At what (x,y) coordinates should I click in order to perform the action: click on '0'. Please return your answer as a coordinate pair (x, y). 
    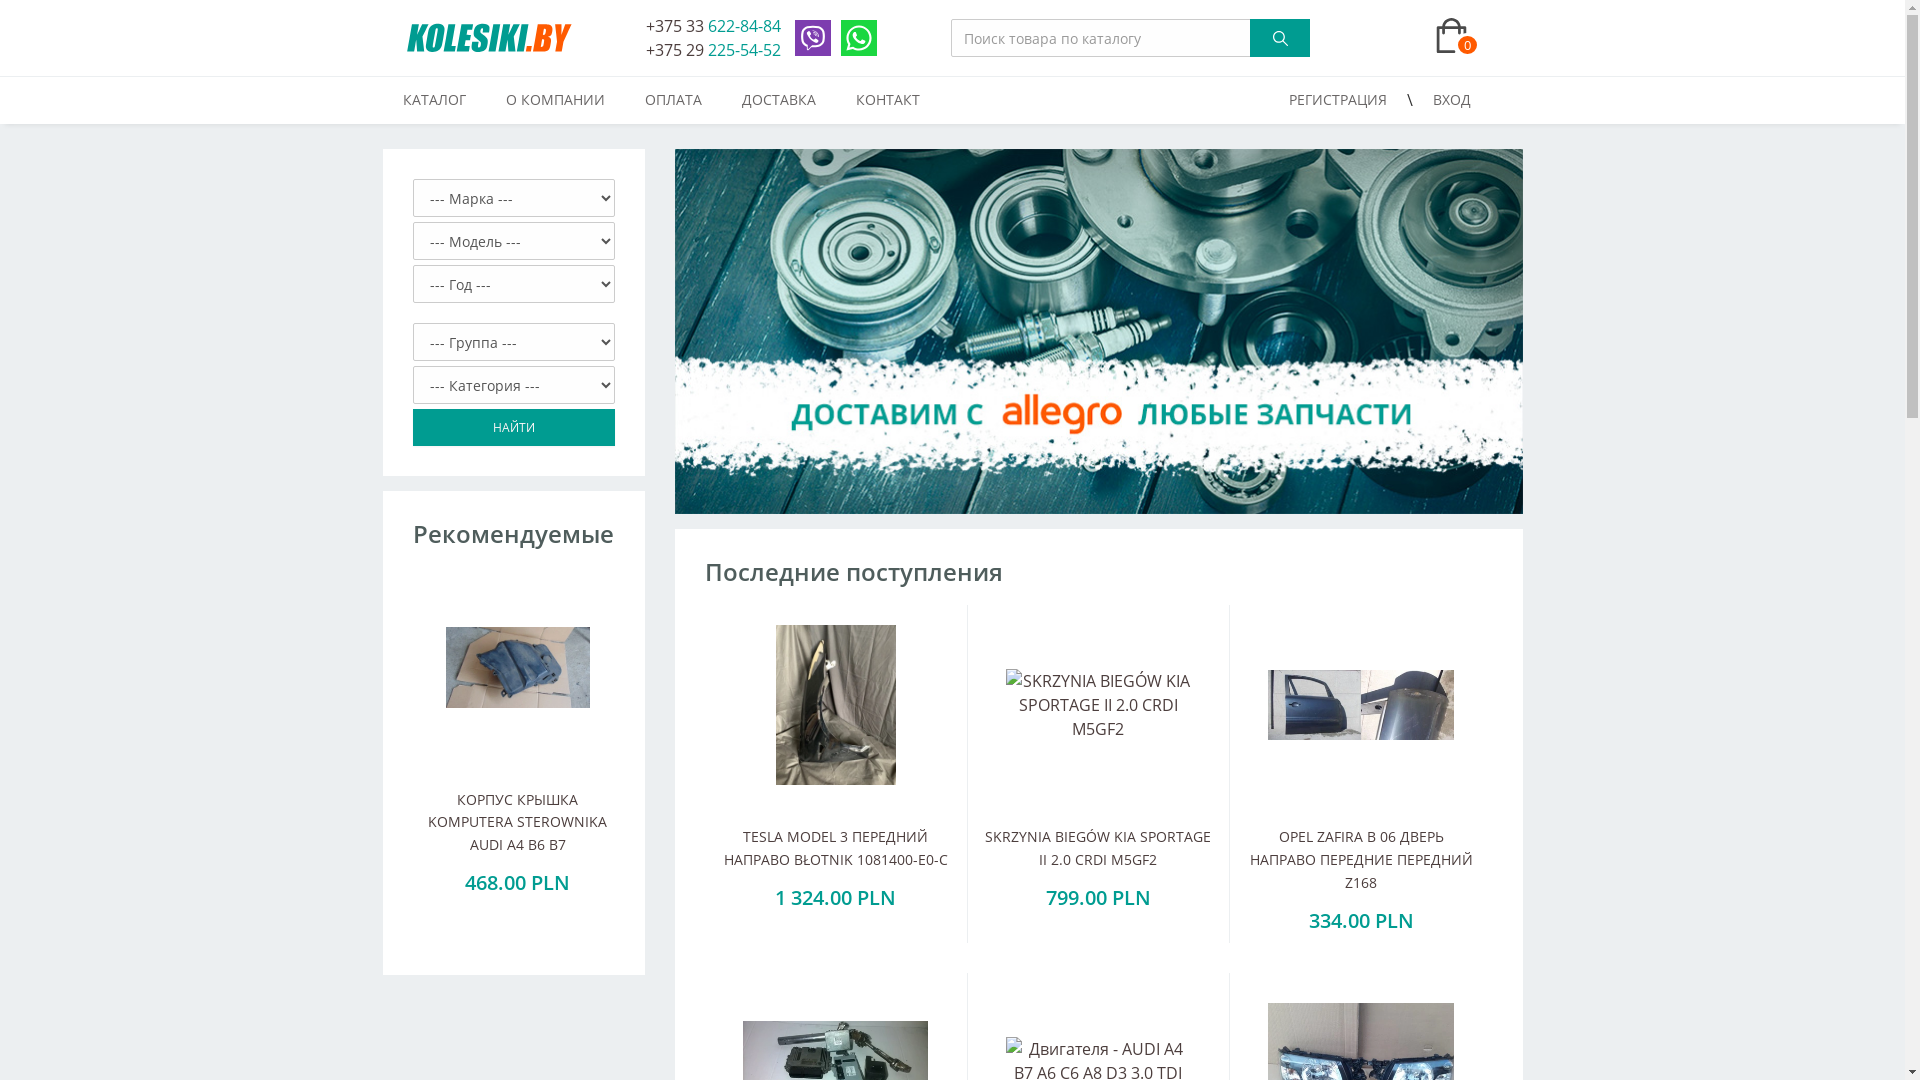
    Looking at the image, I should click on (1379, 38).